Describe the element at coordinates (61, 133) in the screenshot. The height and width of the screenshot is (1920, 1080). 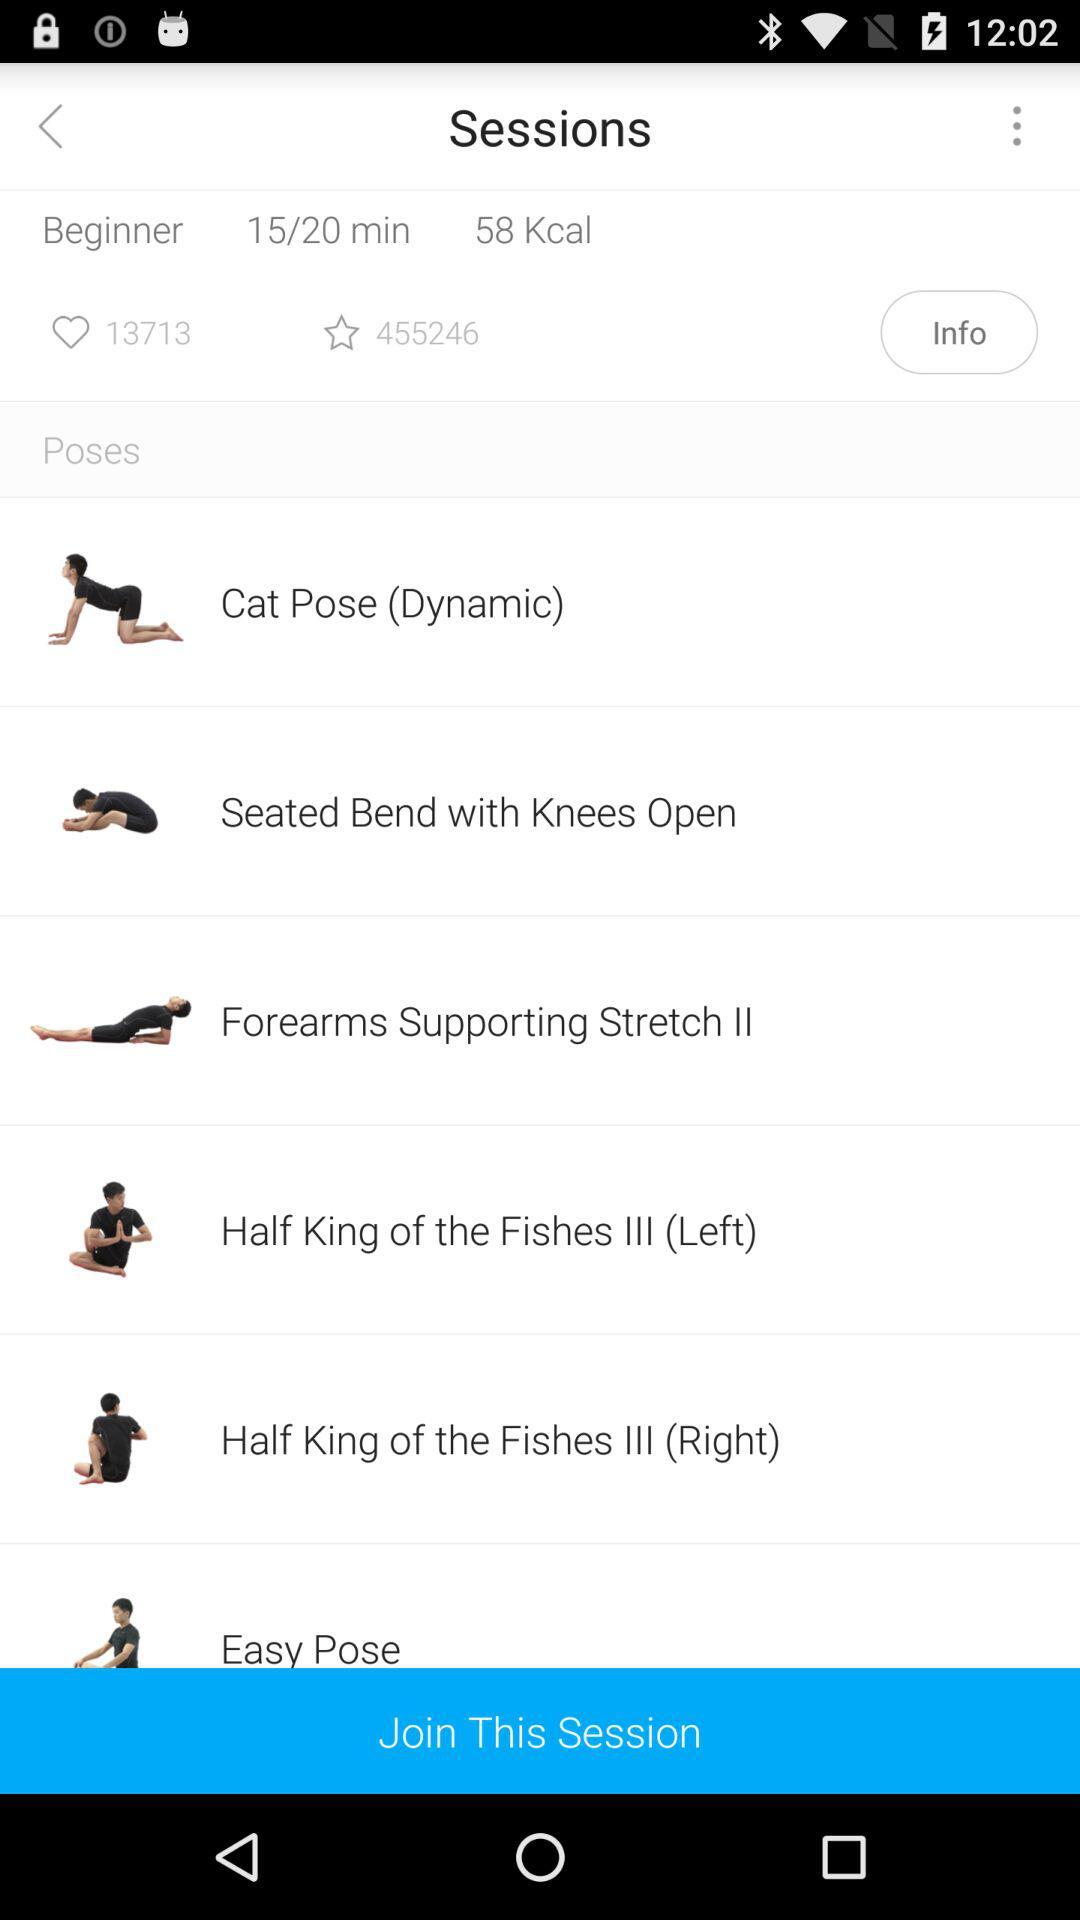
I see `the arrow_backward icon` at that location.